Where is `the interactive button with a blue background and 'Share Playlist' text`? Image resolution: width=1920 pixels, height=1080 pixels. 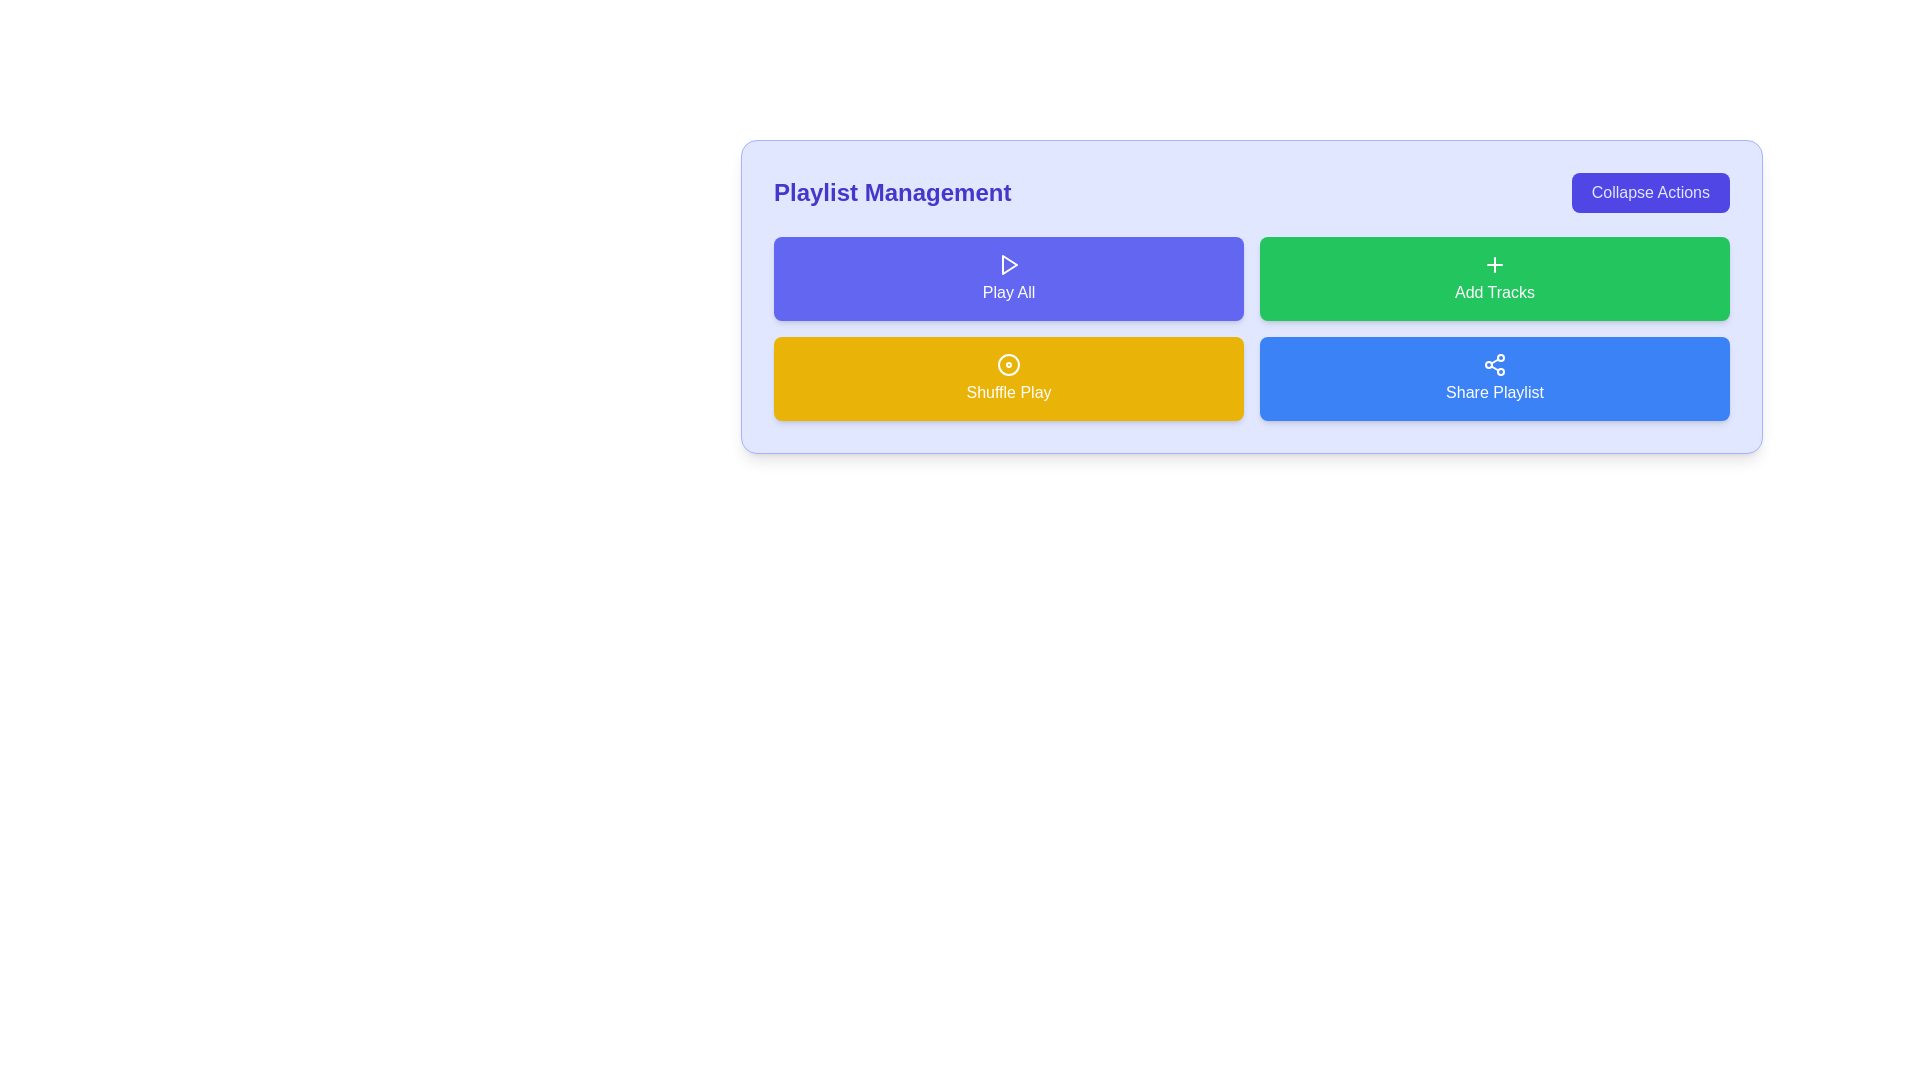
the interactive button with a blue background and 'Share Playlist' text is located at coordinates (1494, 378).